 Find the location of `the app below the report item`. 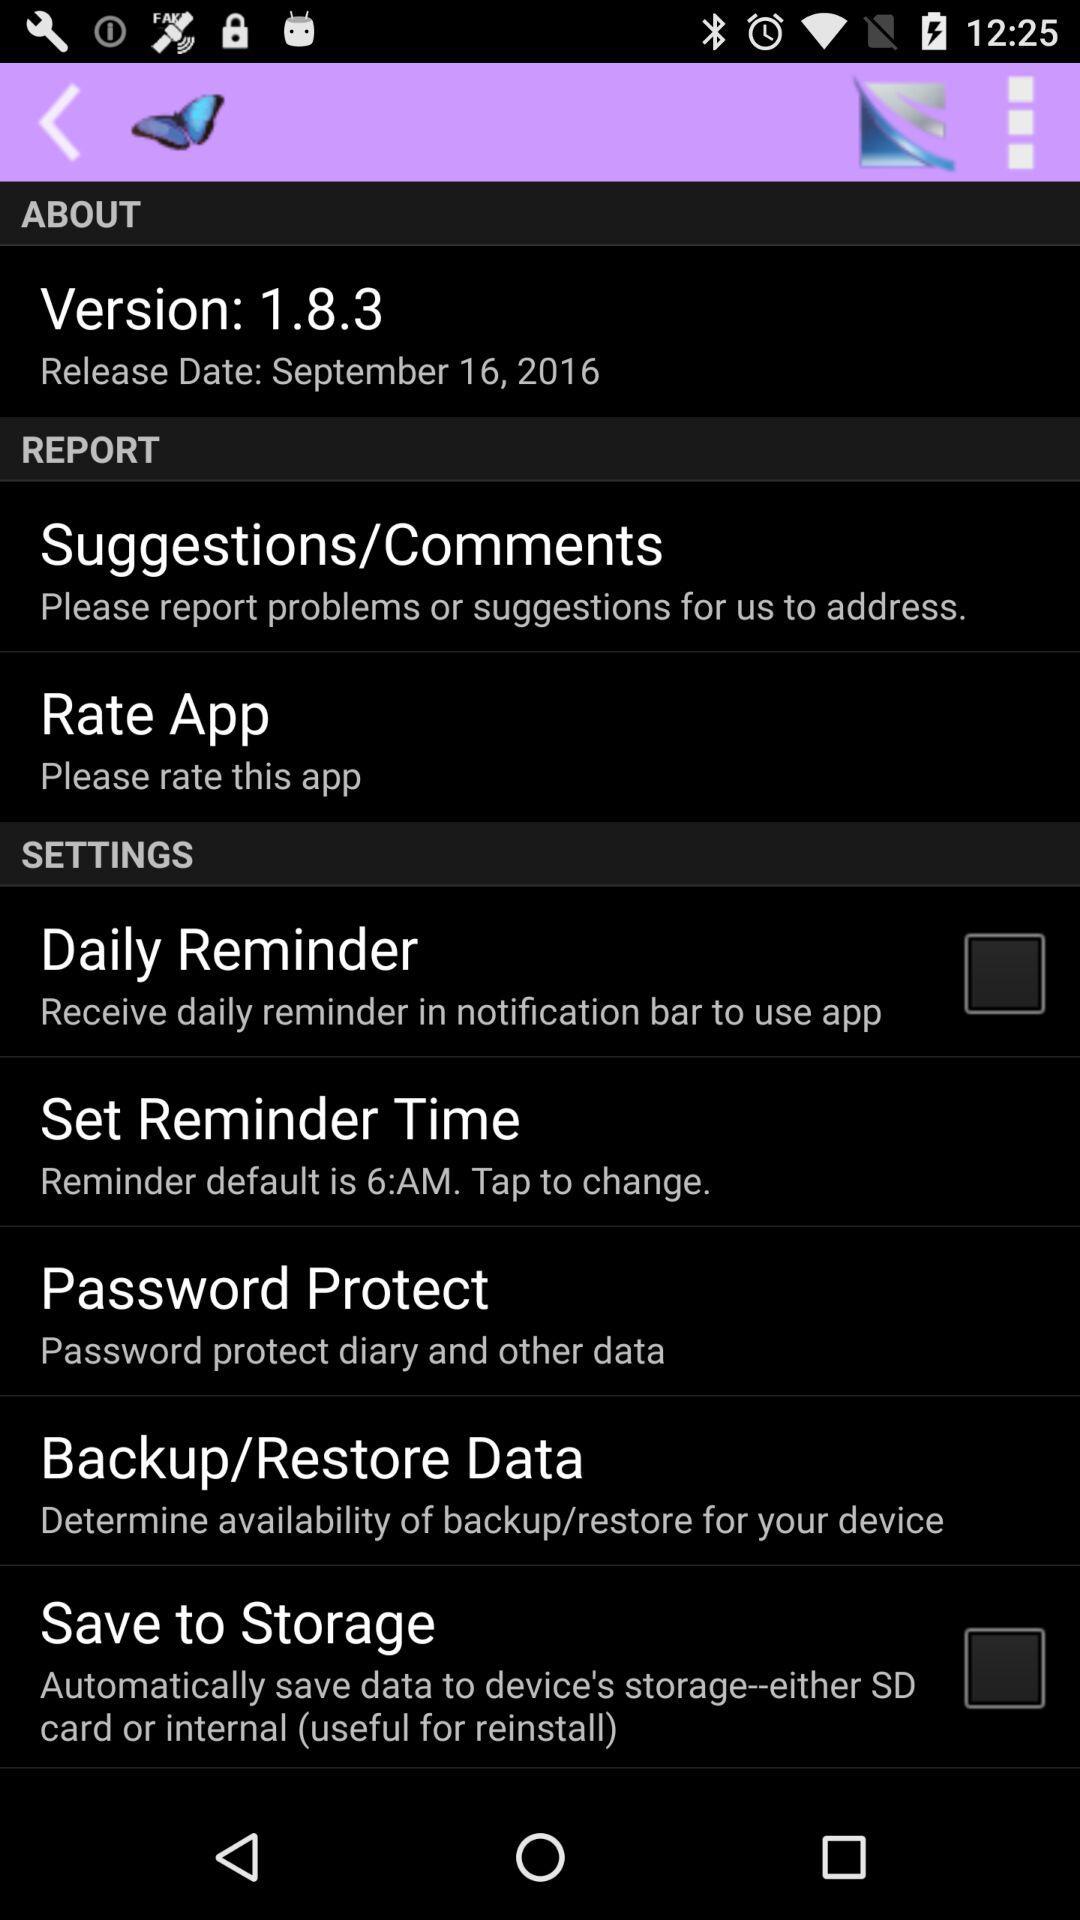

the app below the report item is located at coordinates (351, 541).